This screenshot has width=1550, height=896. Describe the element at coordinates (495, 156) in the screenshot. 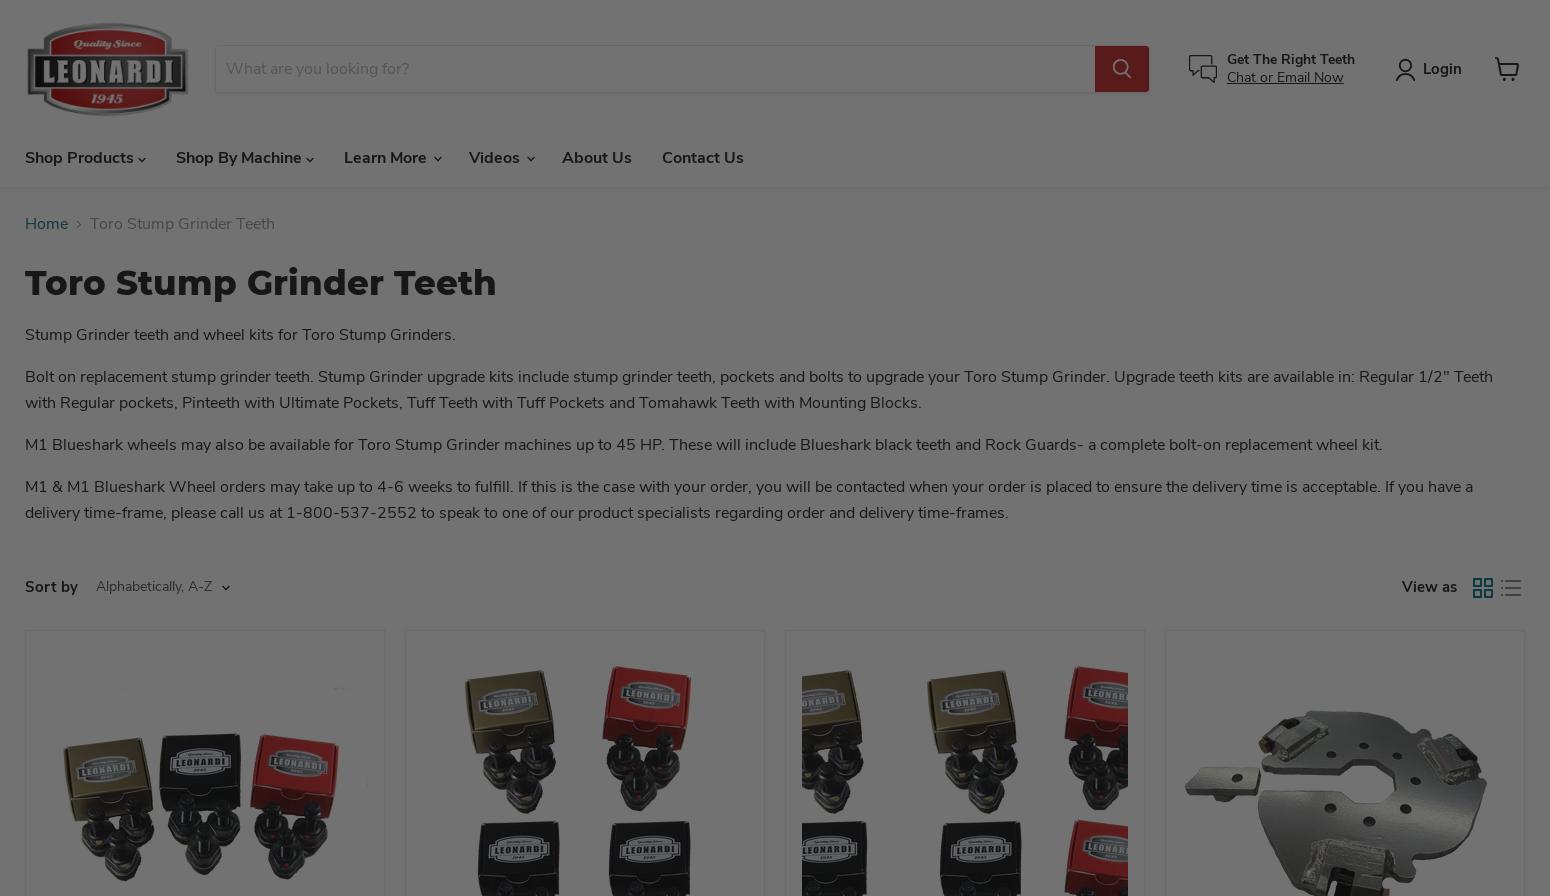

I see `'Videos'` at that location.